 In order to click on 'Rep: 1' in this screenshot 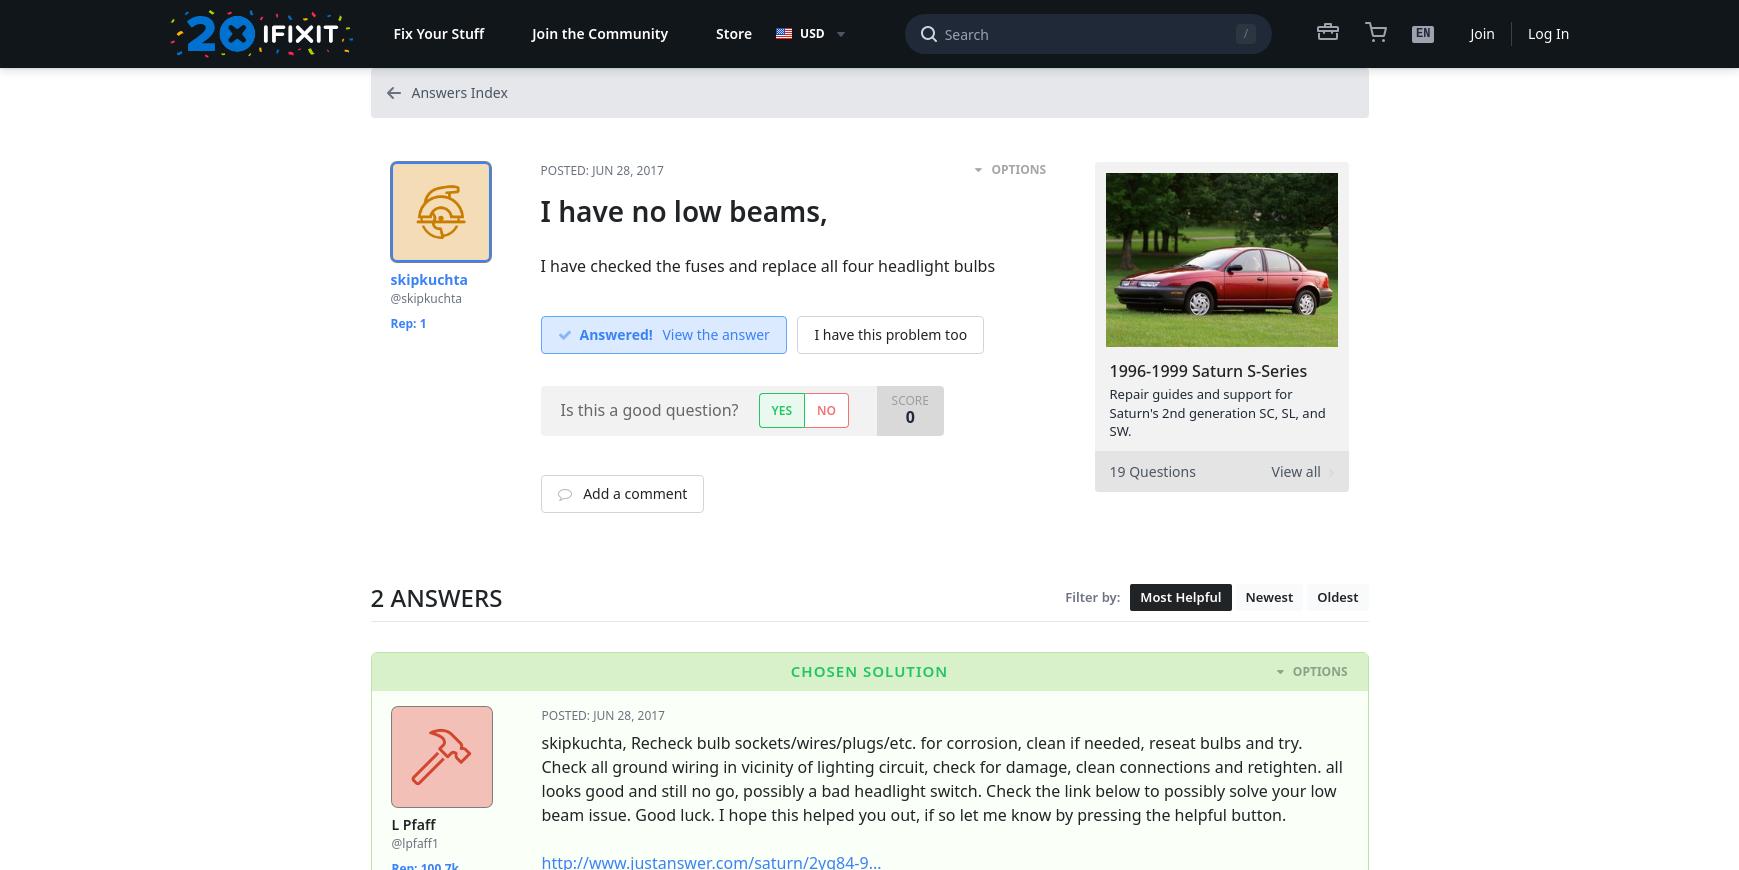, I will do `click(407, 323)`.